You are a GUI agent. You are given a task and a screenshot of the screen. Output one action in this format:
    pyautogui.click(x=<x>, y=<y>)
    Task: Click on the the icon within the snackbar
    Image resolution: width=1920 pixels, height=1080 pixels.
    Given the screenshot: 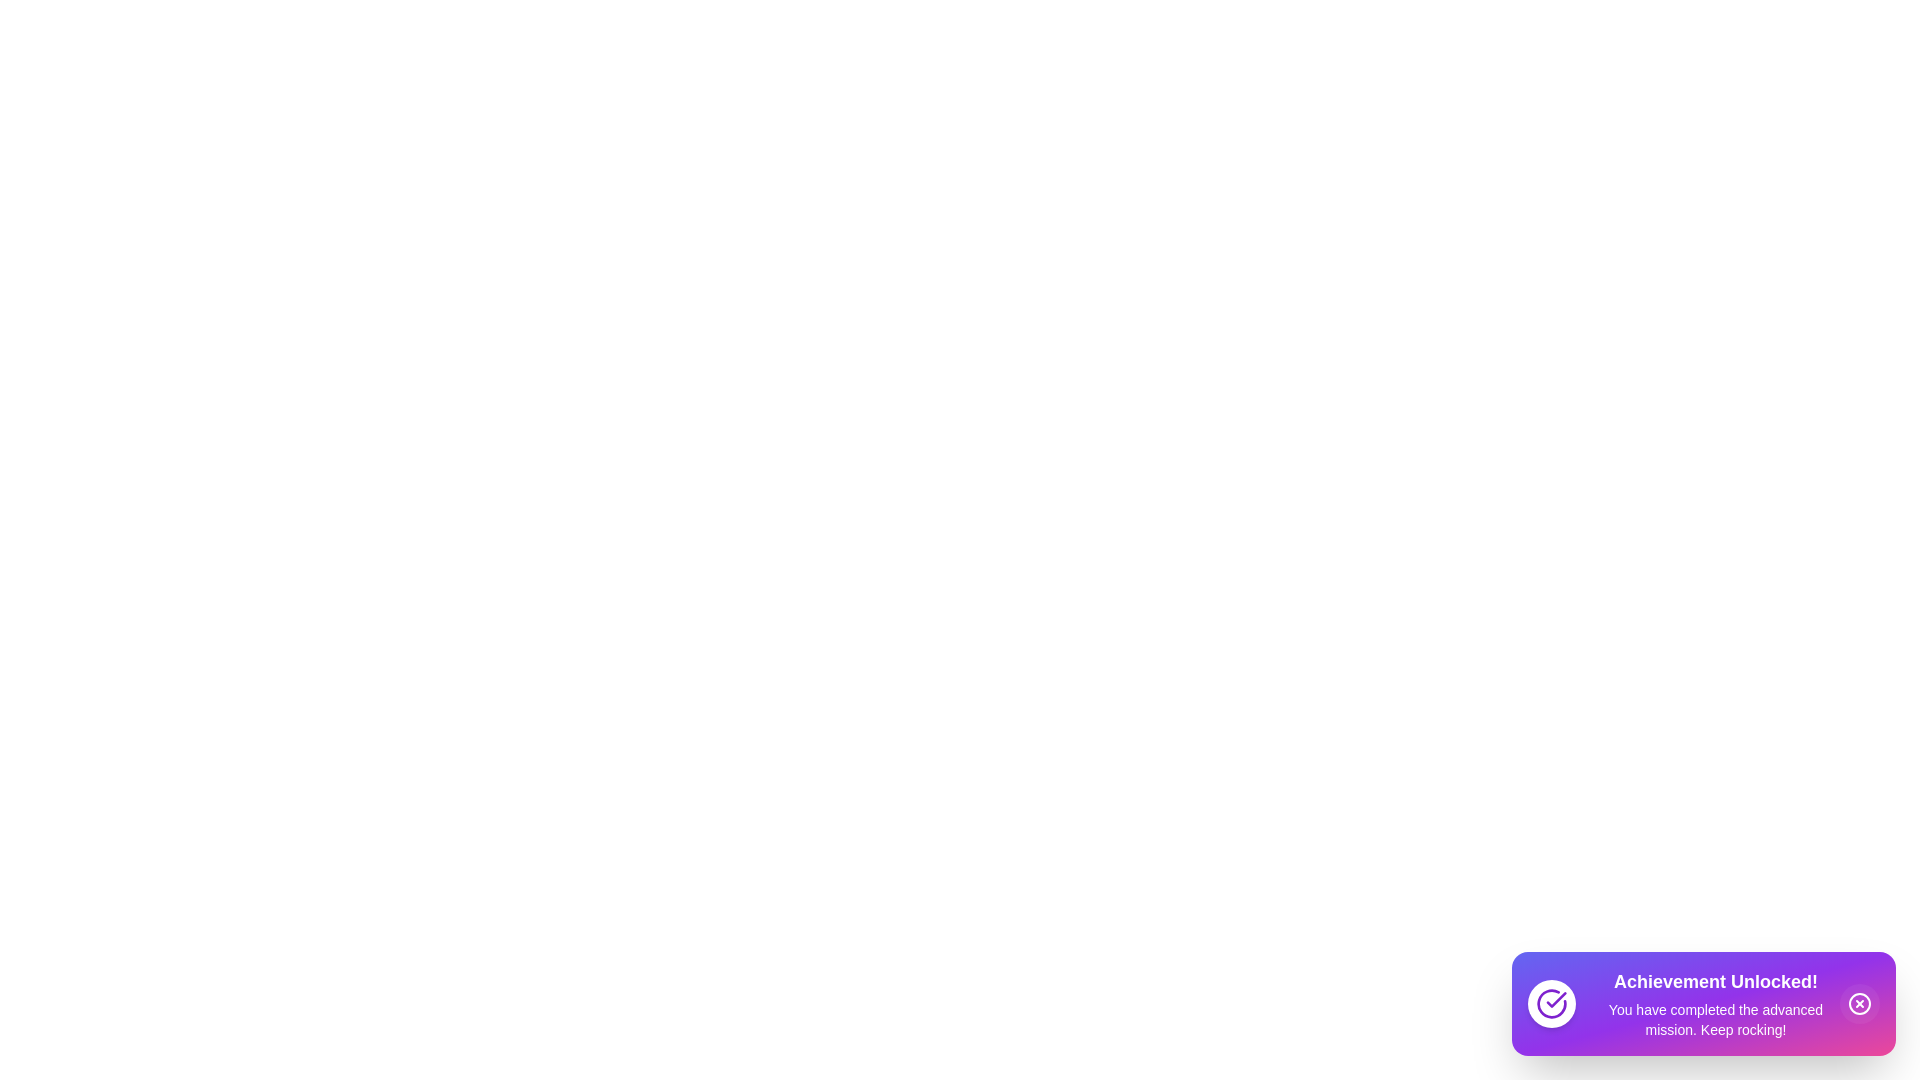 What is the action you would take?
    pyautogui.click(x=1550, y=1003)
    